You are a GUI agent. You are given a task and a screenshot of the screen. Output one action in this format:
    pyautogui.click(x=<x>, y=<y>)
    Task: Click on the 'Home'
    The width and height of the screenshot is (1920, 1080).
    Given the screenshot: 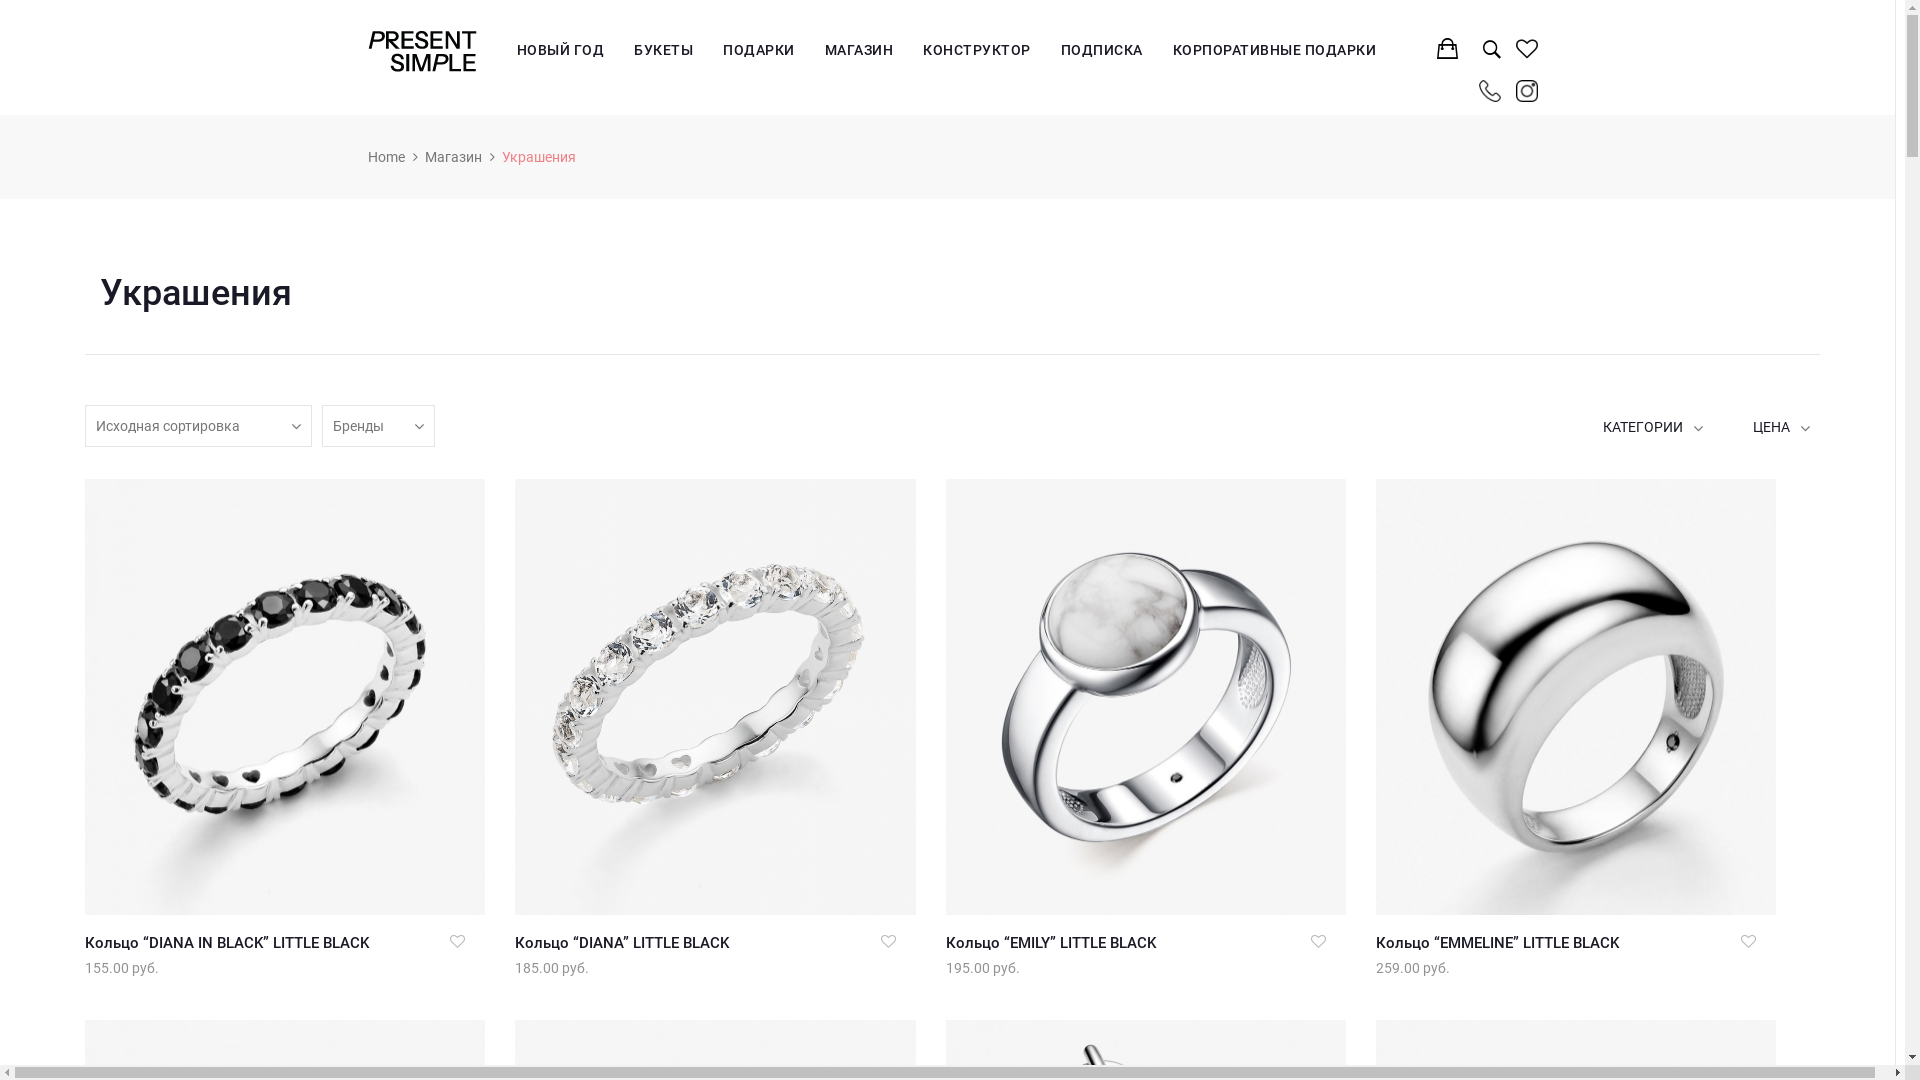 What is the action you would take?
    pyautogui.click(x=386, y=156)
    